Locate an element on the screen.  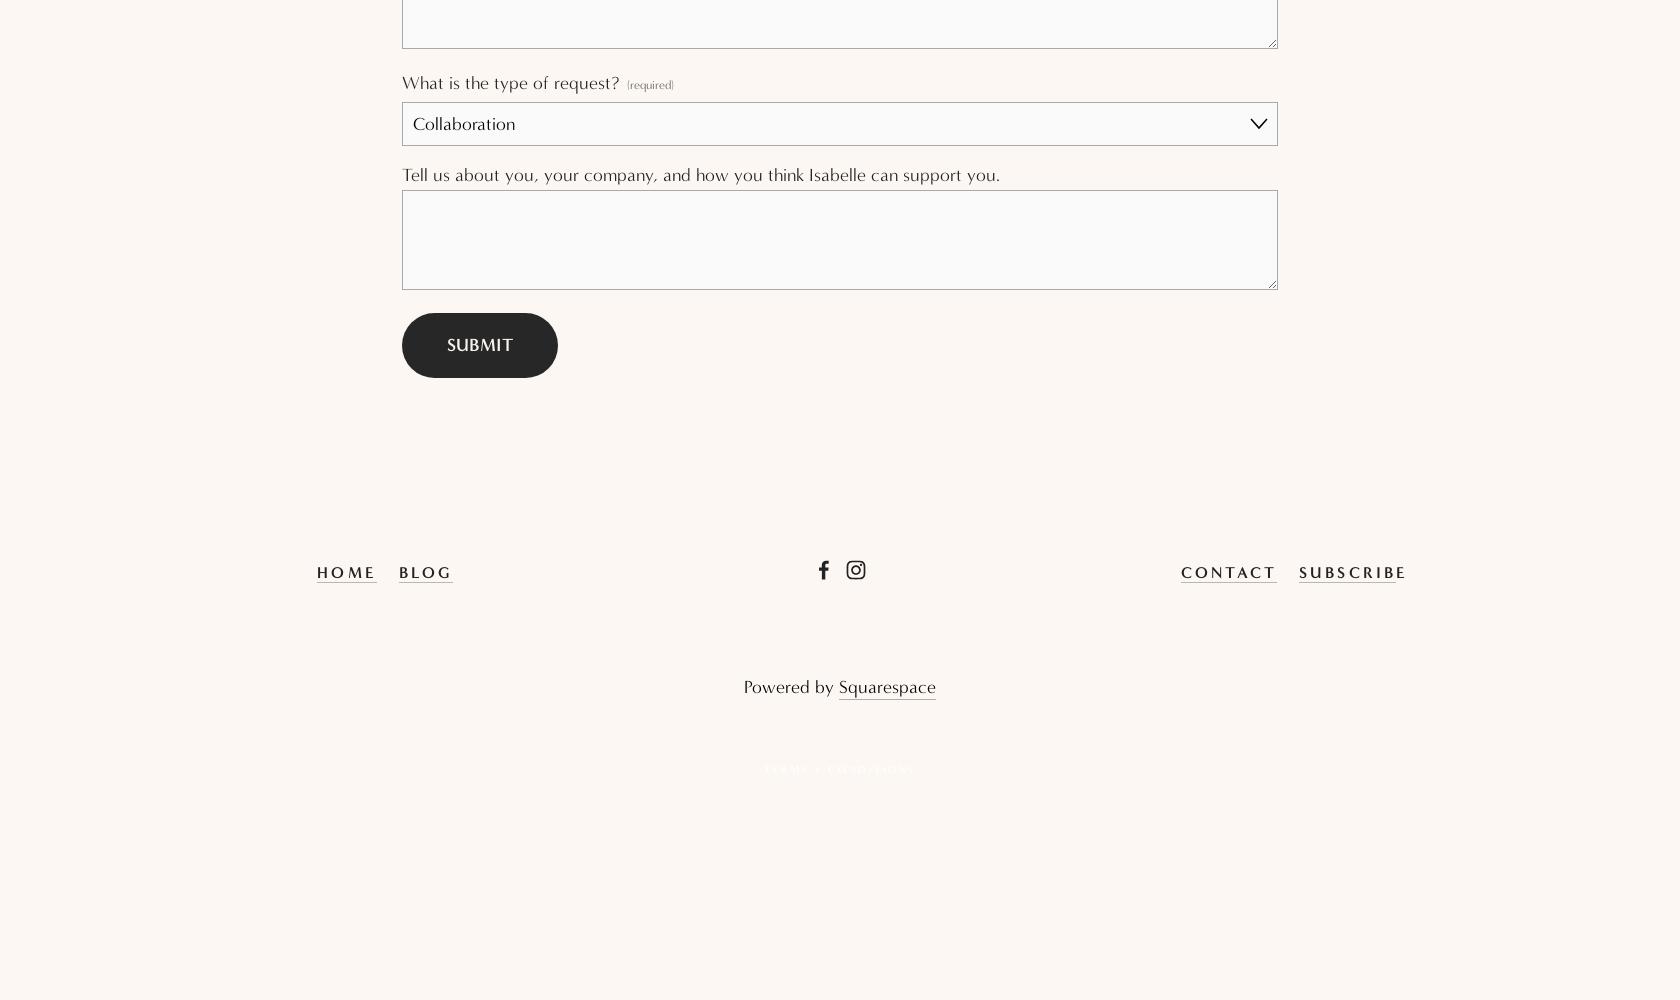
'Powered by' is located at coordinates (791, 687).